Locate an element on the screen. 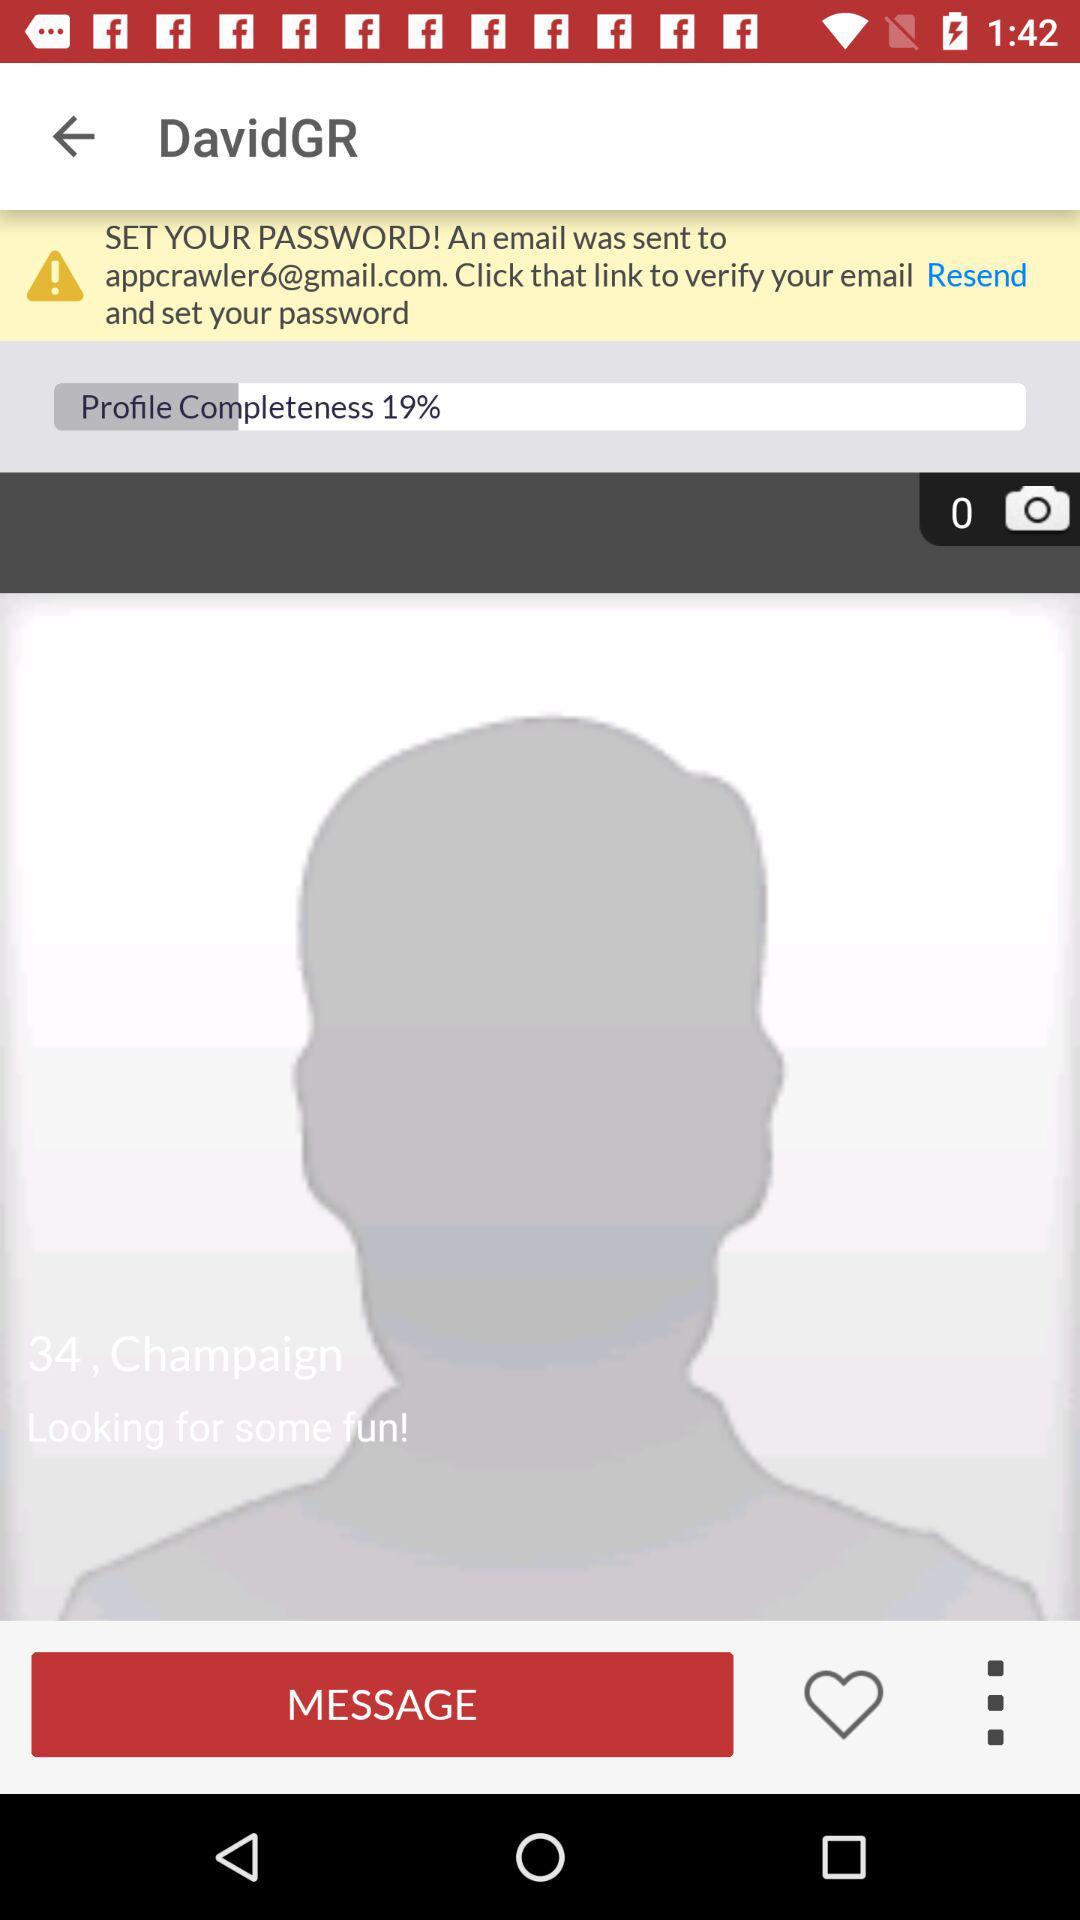 Image resolution: width=1080 pixels, height=1920 pixels. the photo icon is located at coordinates (1036, 513).